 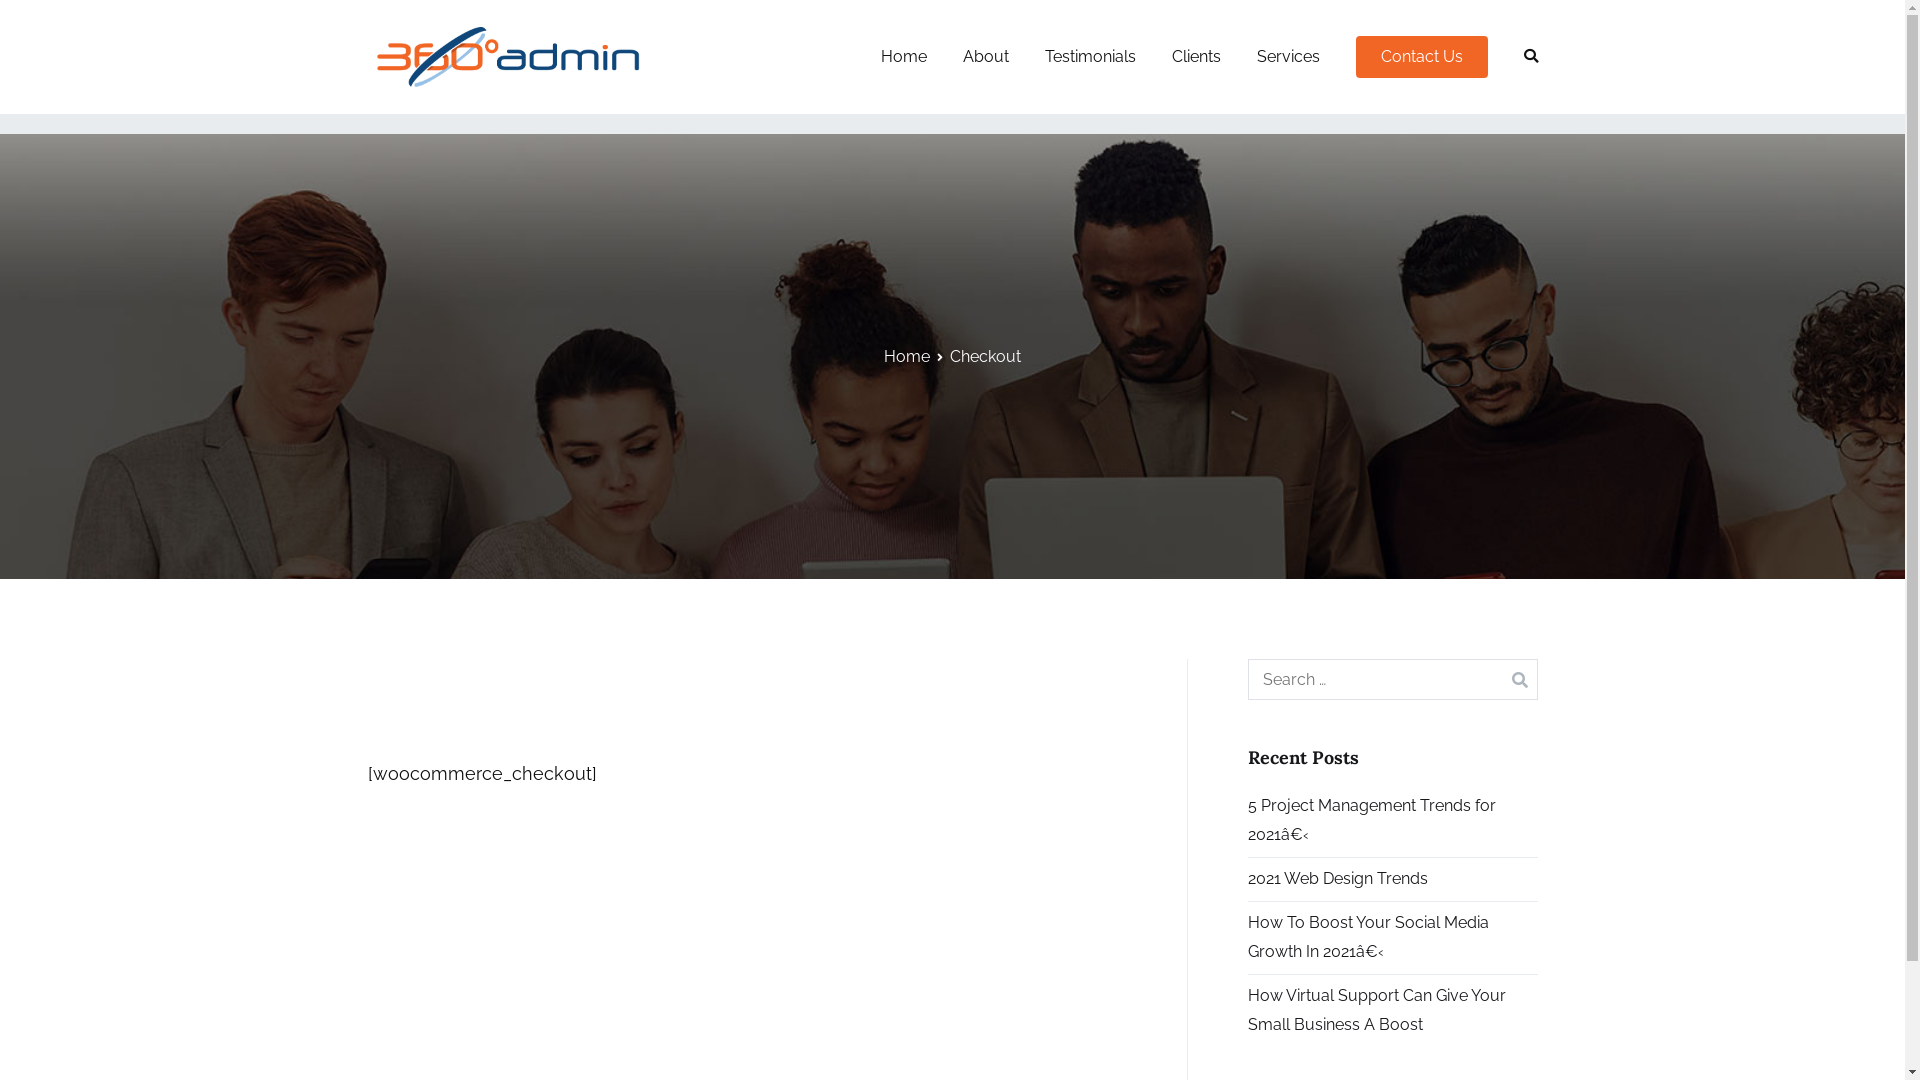 I want to click on 'About', so click(x=984, y=56).